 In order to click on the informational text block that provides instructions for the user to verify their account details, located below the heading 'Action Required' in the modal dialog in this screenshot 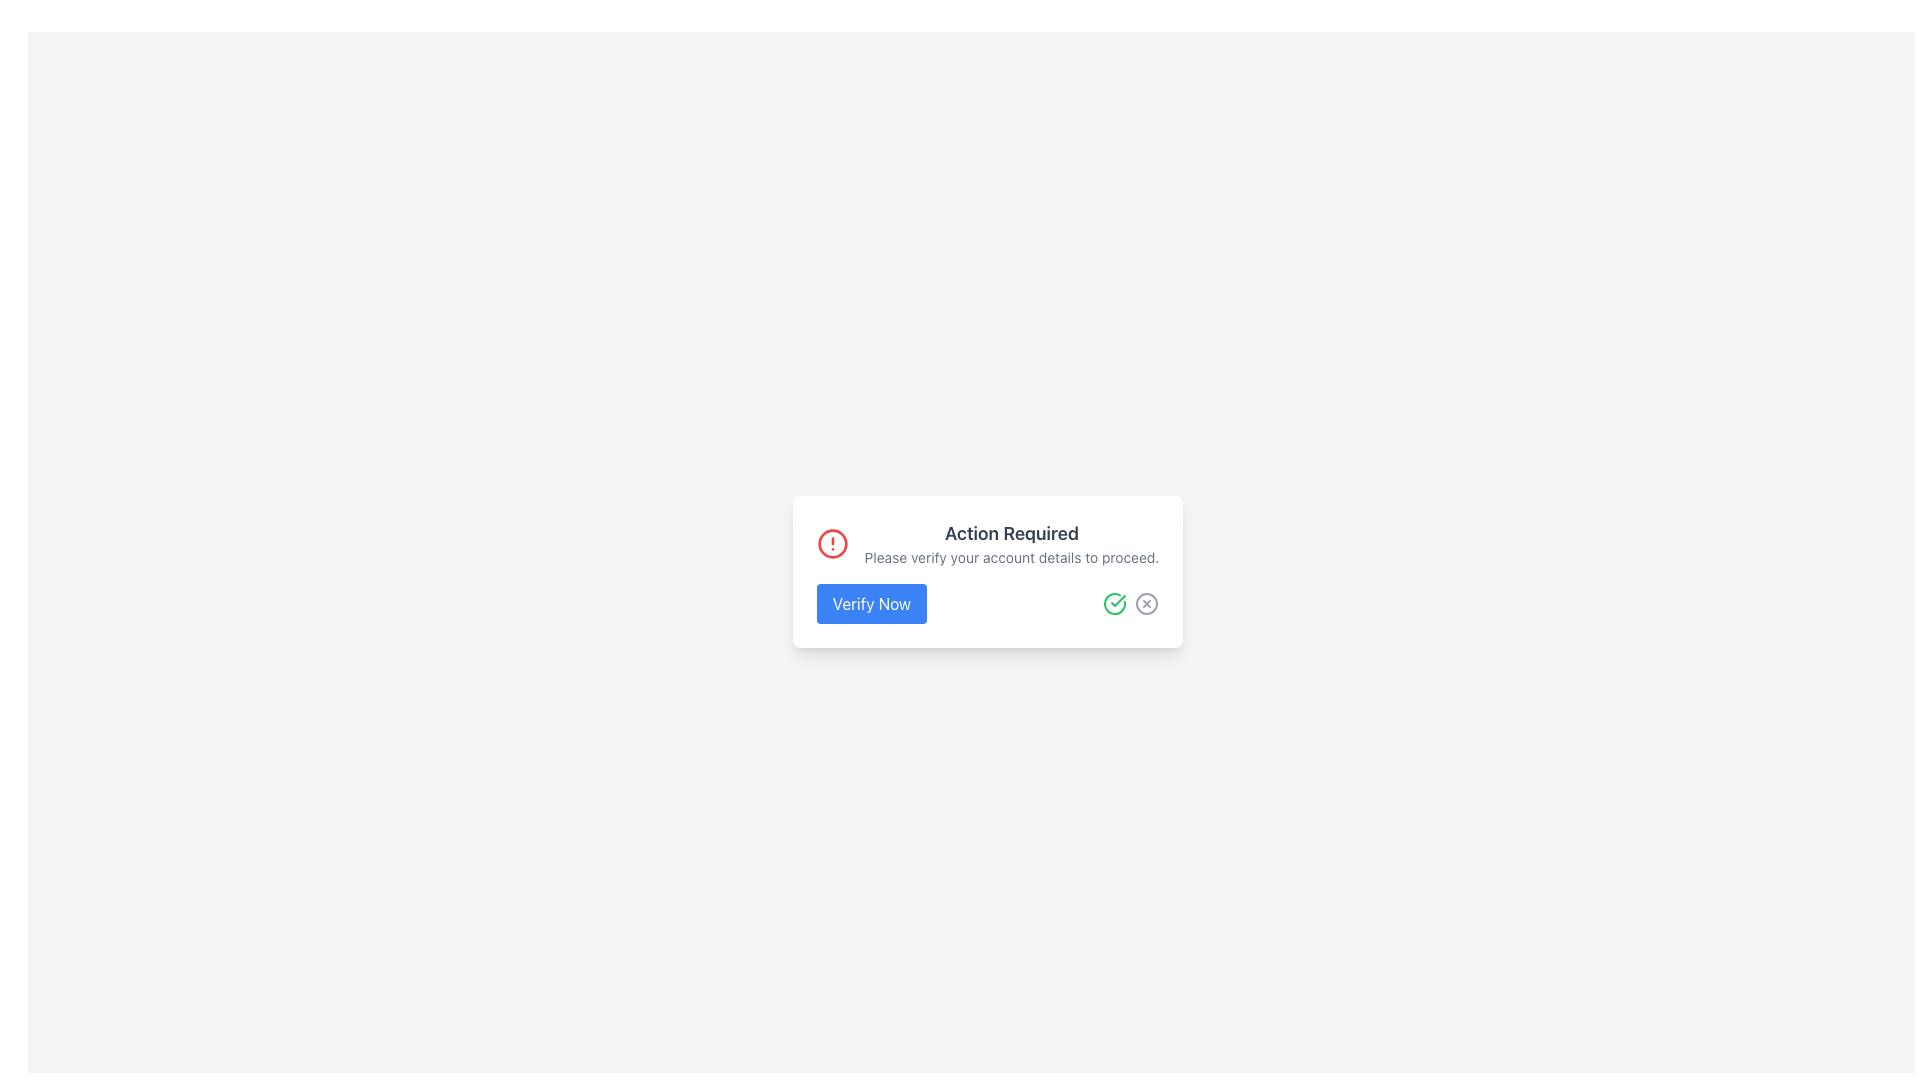, I will do `click(1012, 558)`.